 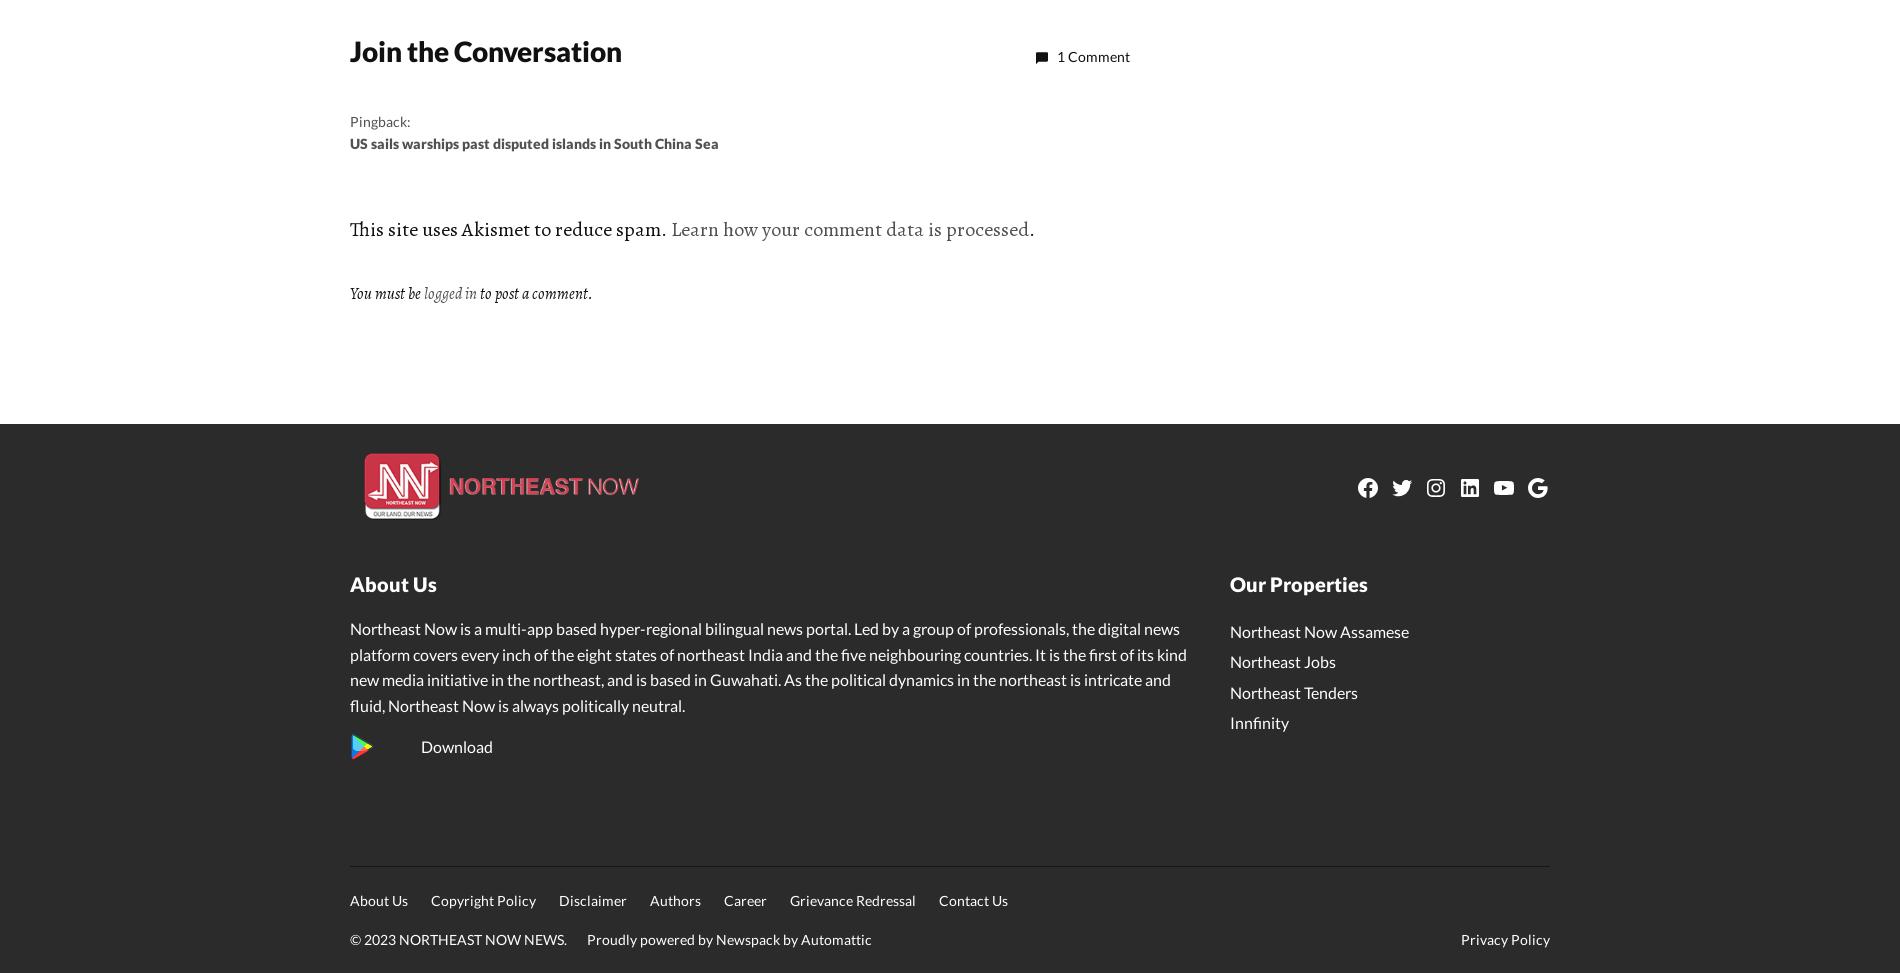 What do you see at coordinates (486, 50) in the screenshot?
I see `'Join the Conversation'` at bounding box center [486, 50].